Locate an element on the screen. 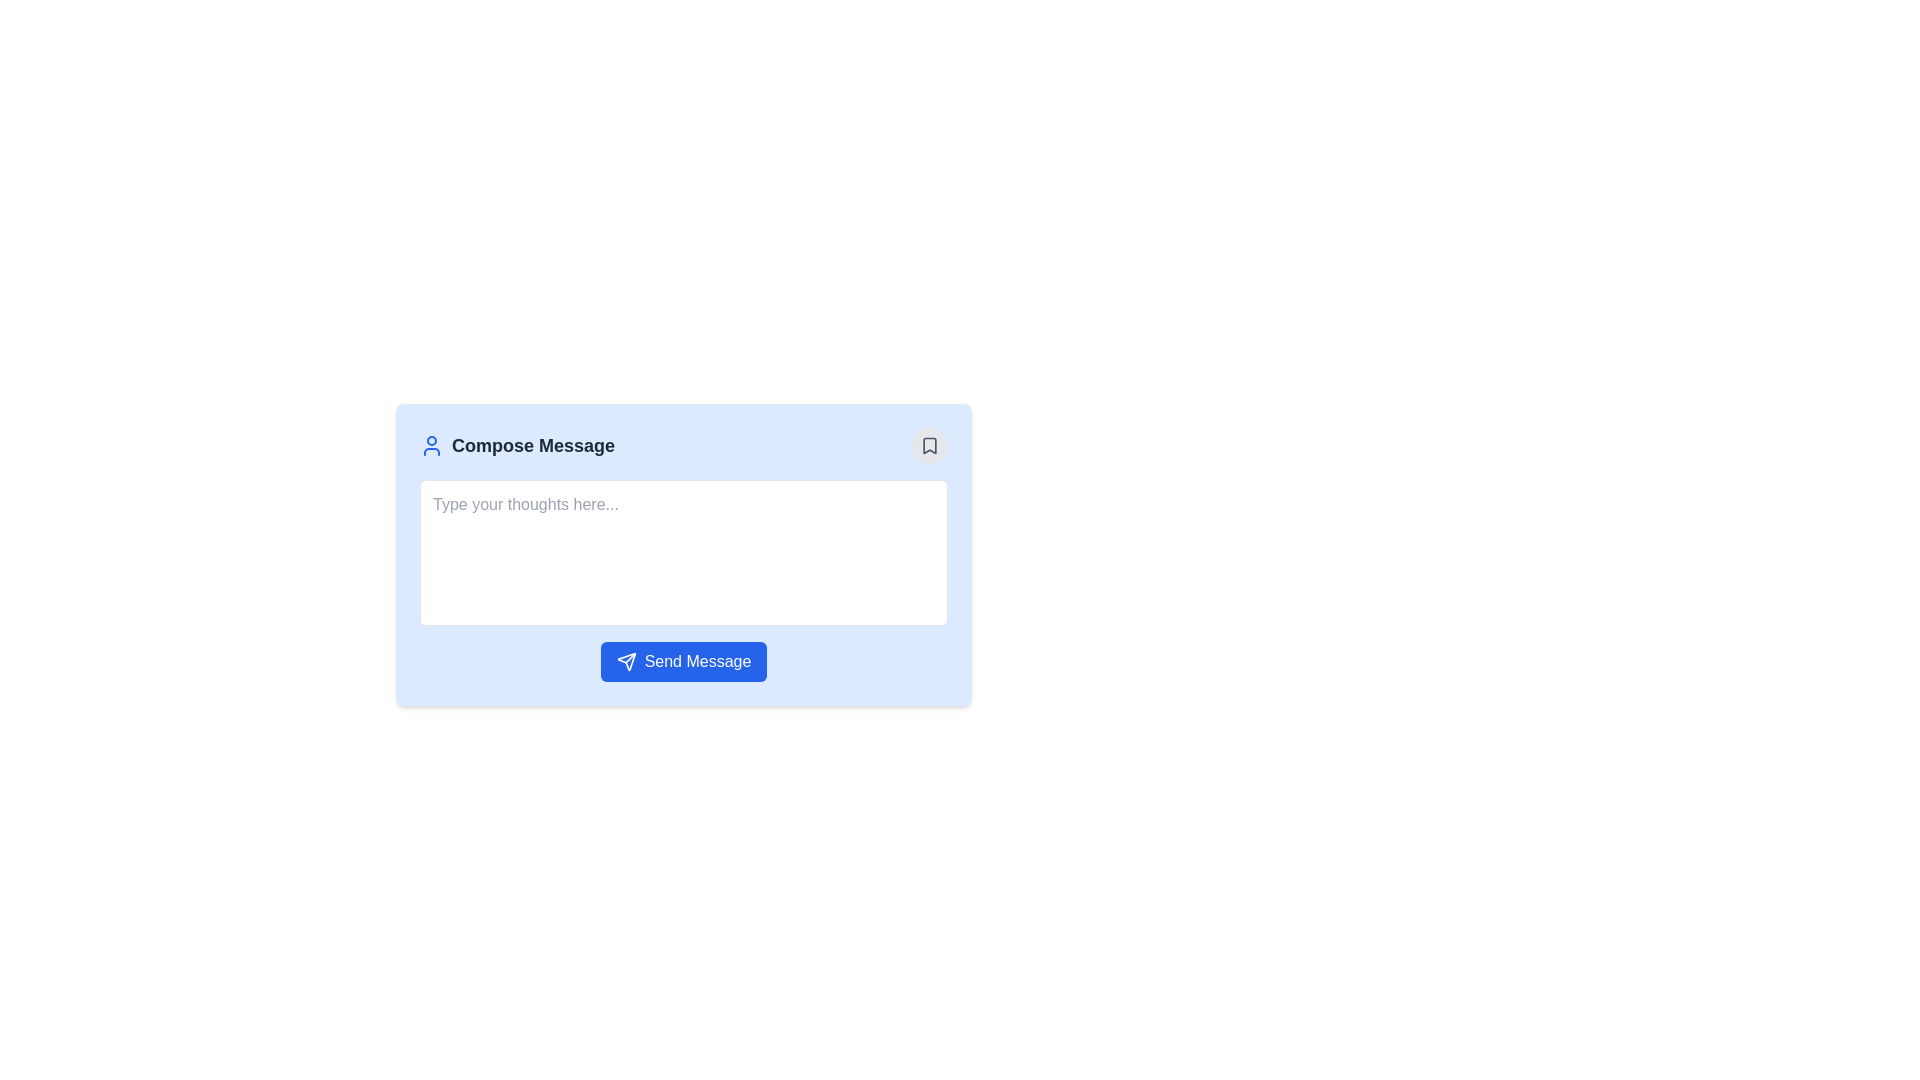 This screenshot has width=1920, height=1080. the button located at the bottom of the blue box to send the composed message is located at coordinates (683, 662).